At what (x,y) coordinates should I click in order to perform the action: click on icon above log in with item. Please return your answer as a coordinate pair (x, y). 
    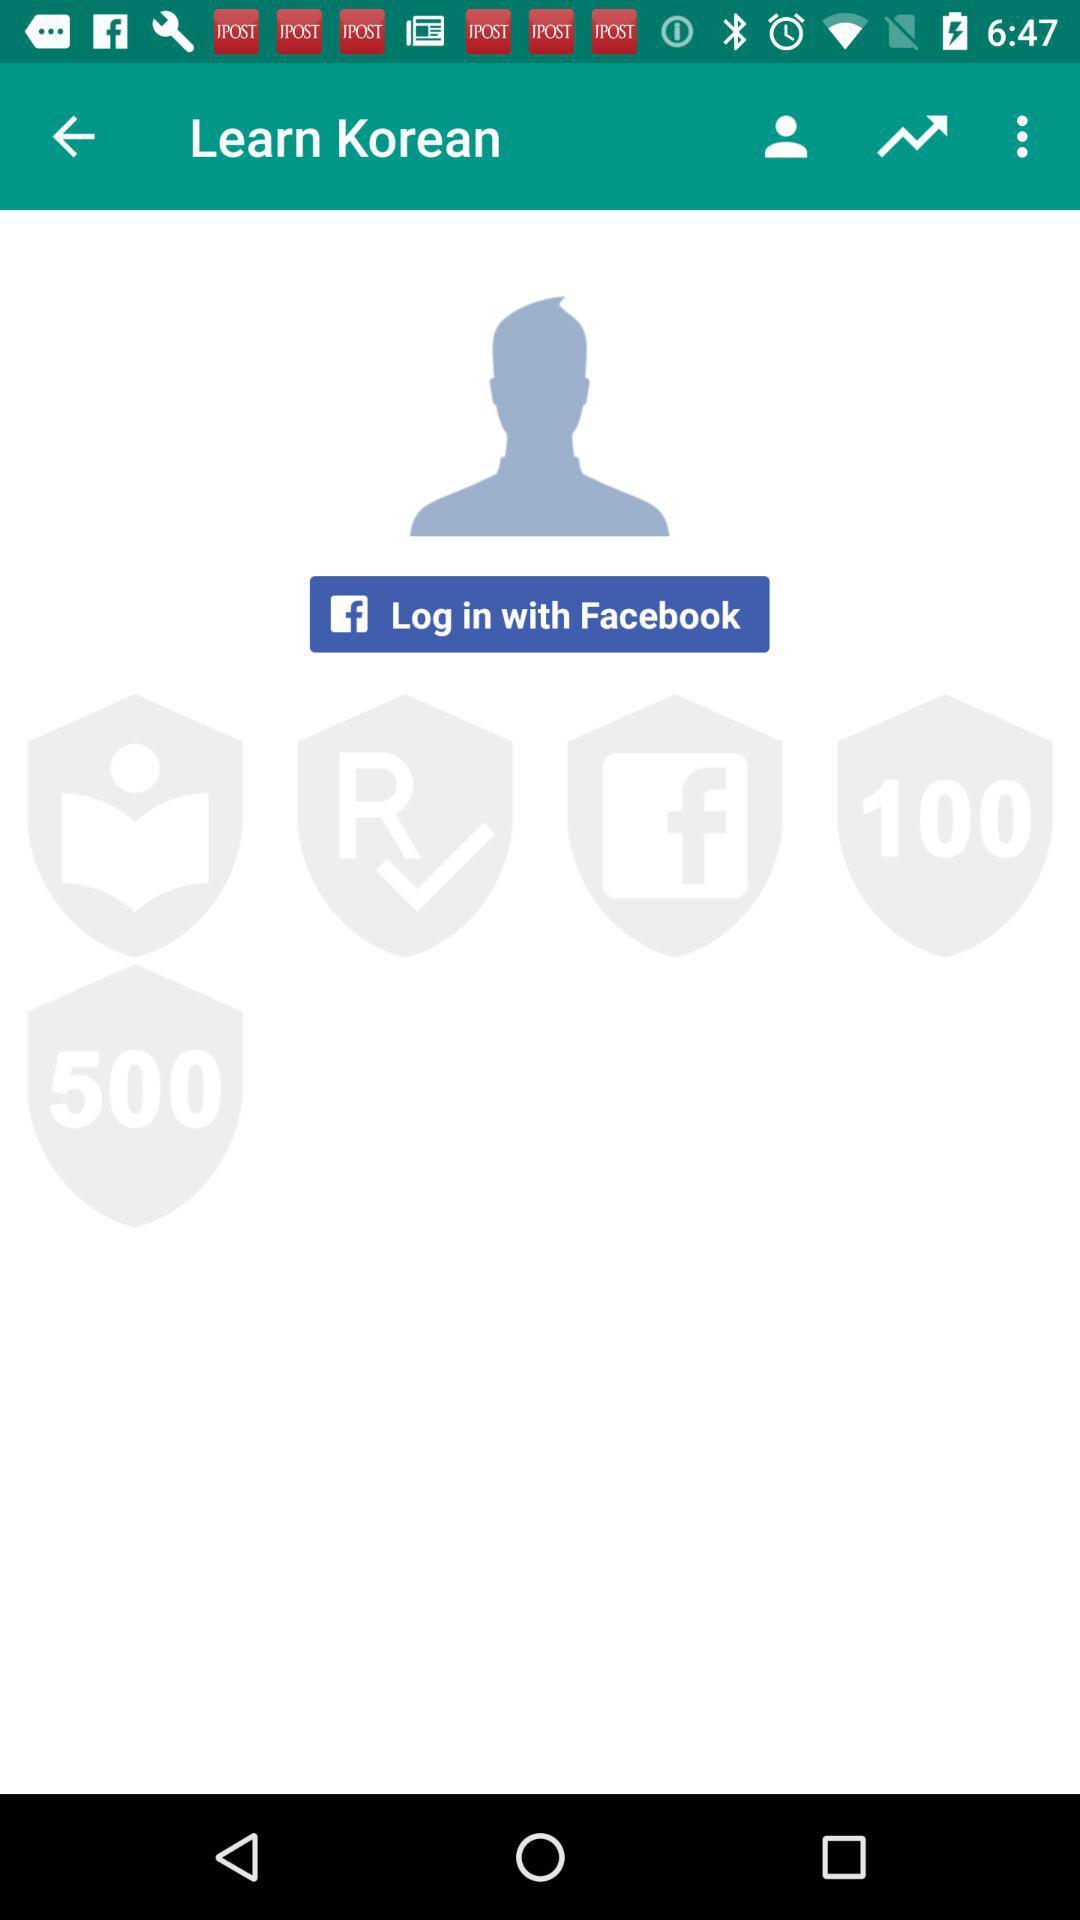
    Looking at the image, I should click on (785, 135).